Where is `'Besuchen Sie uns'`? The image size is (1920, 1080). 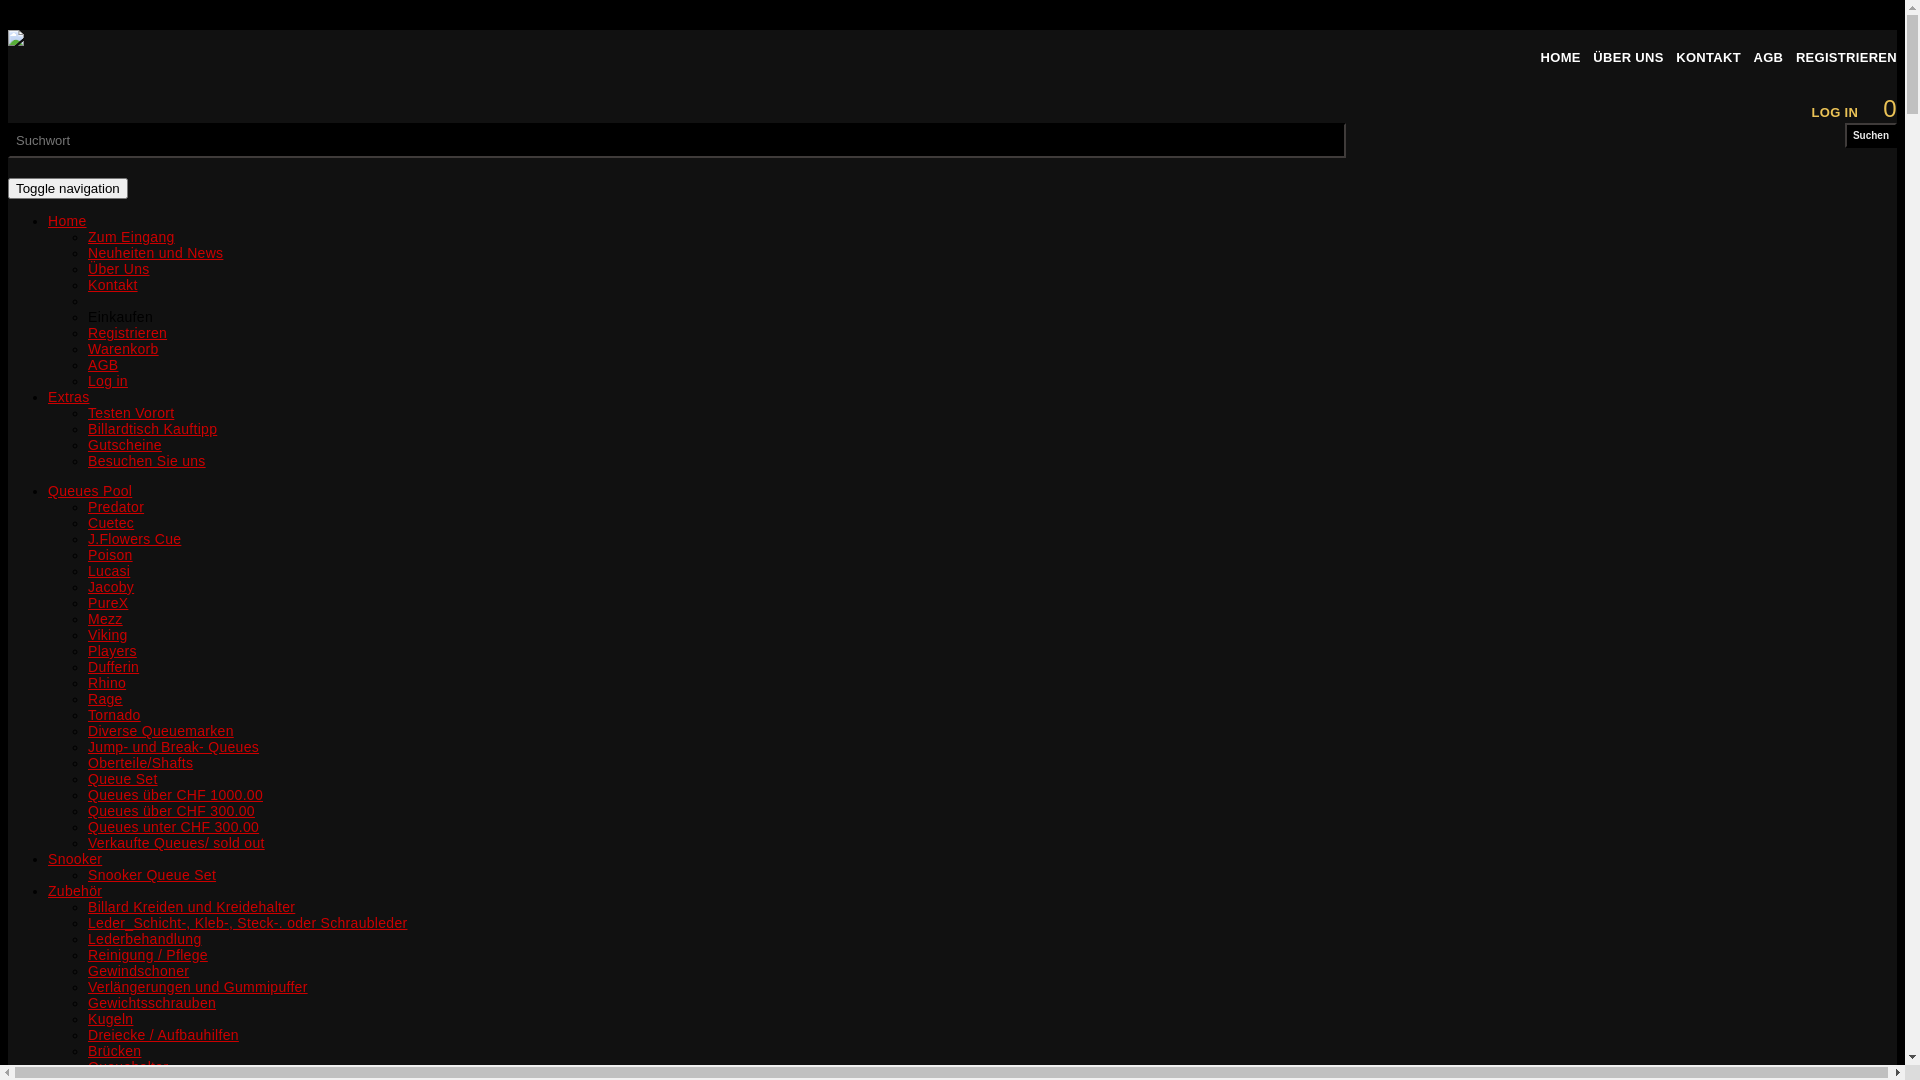 'Besuchen Sie uns' is located at coordinates (146, 461).